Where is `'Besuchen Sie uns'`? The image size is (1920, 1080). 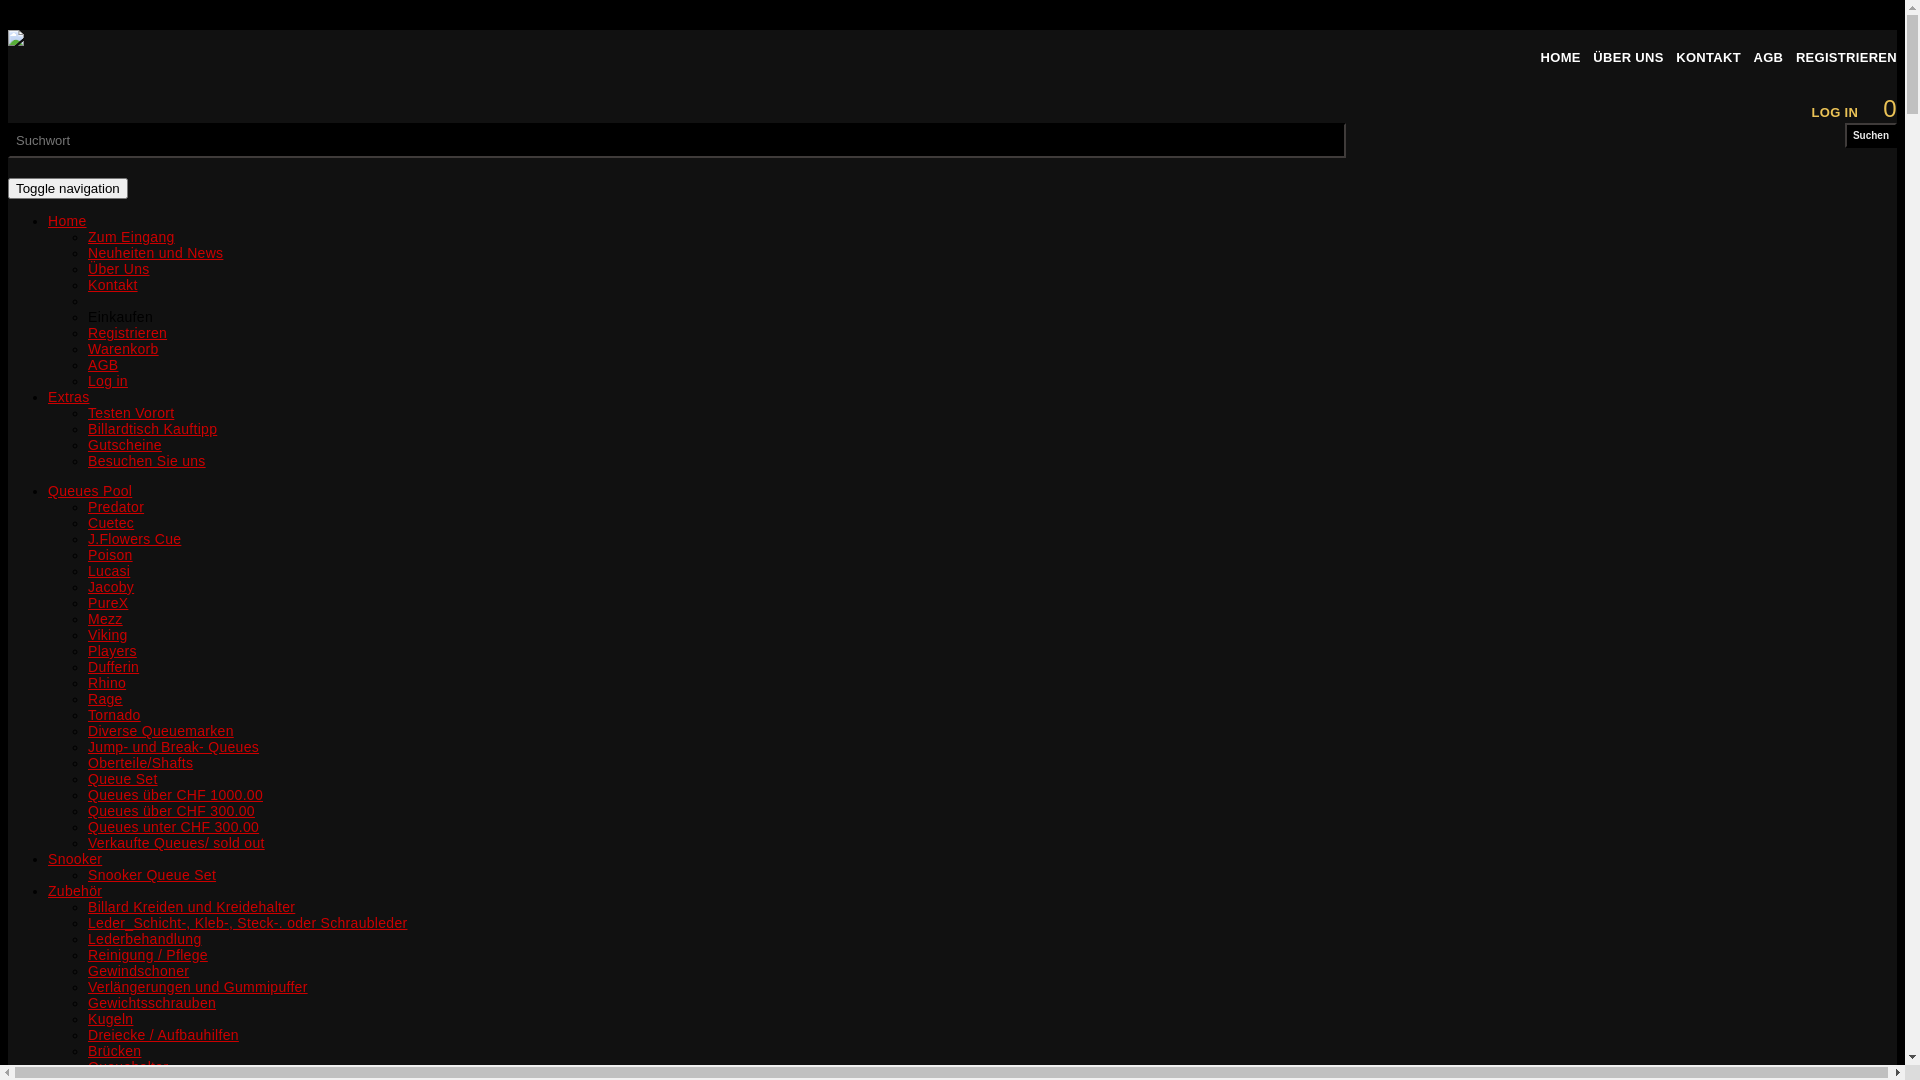 'Besuchen Sie uns' is located at coordinates (146, 461).